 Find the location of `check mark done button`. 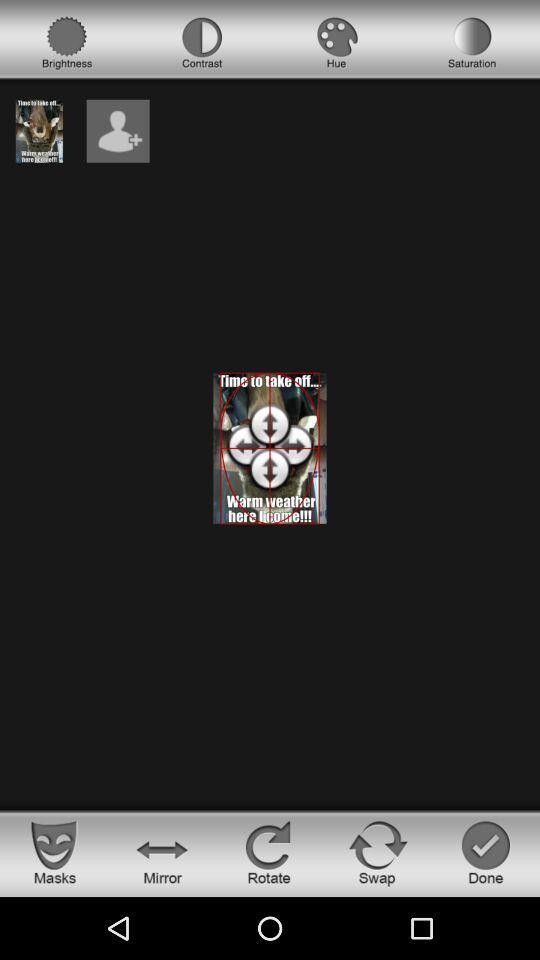

check mark done button is located at coordinates (485, 851).